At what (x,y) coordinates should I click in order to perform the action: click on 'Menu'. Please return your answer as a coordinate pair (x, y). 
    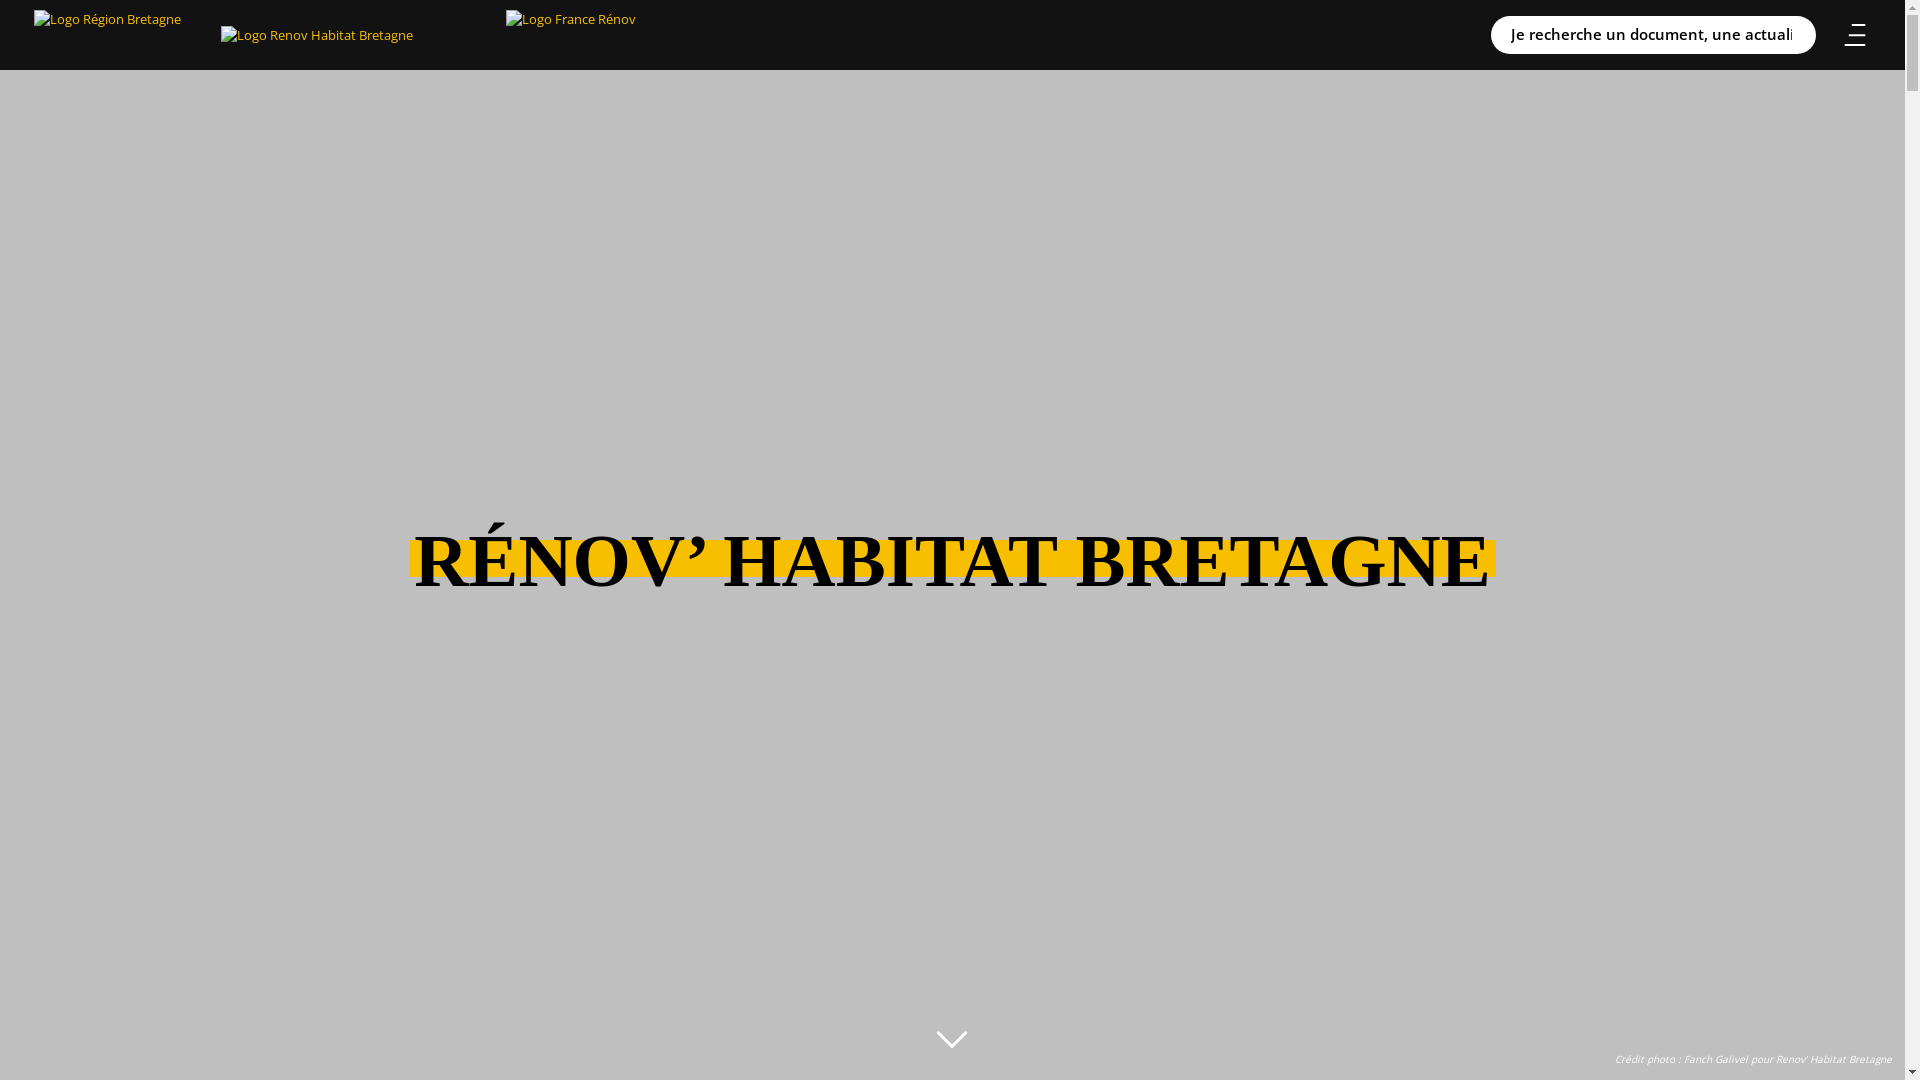
    Looking at the image, I should click on (1839, 34).